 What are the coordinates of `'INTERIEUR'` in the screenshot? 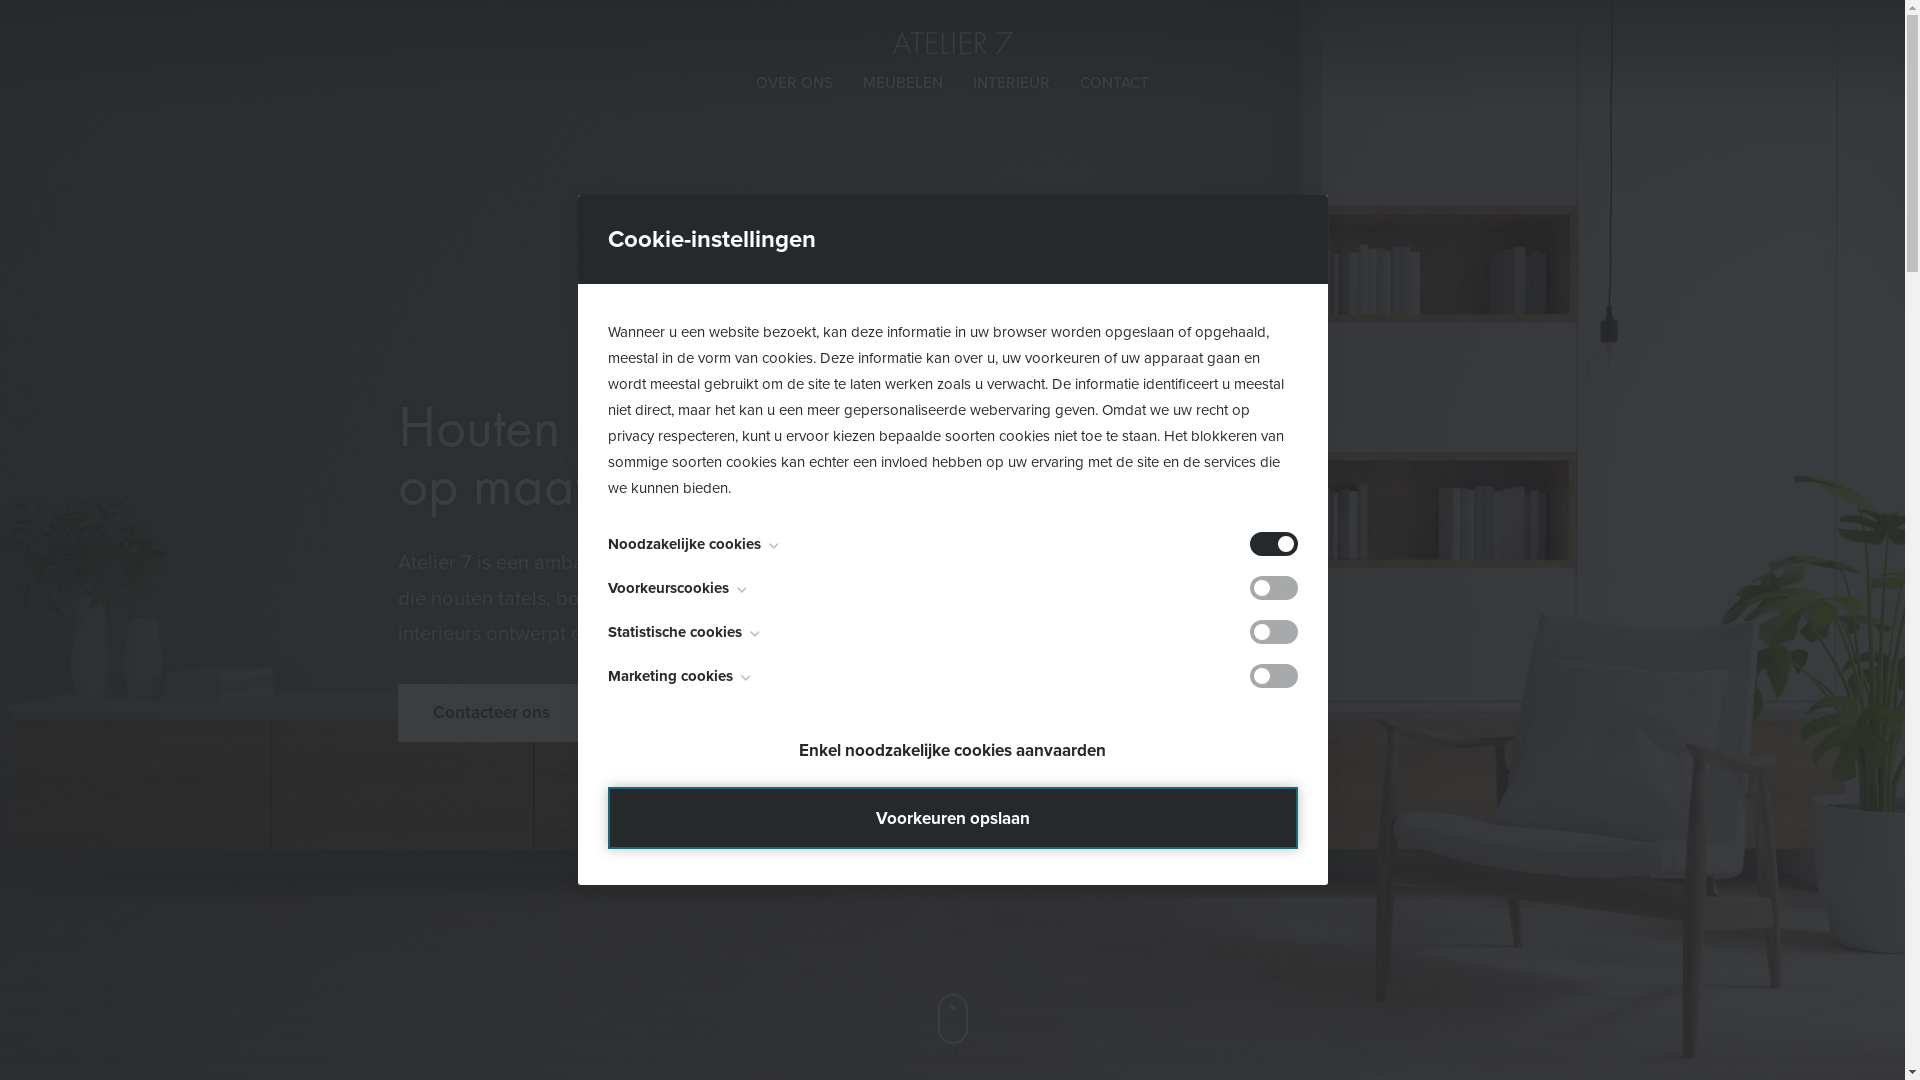 It's located at (973, 82).